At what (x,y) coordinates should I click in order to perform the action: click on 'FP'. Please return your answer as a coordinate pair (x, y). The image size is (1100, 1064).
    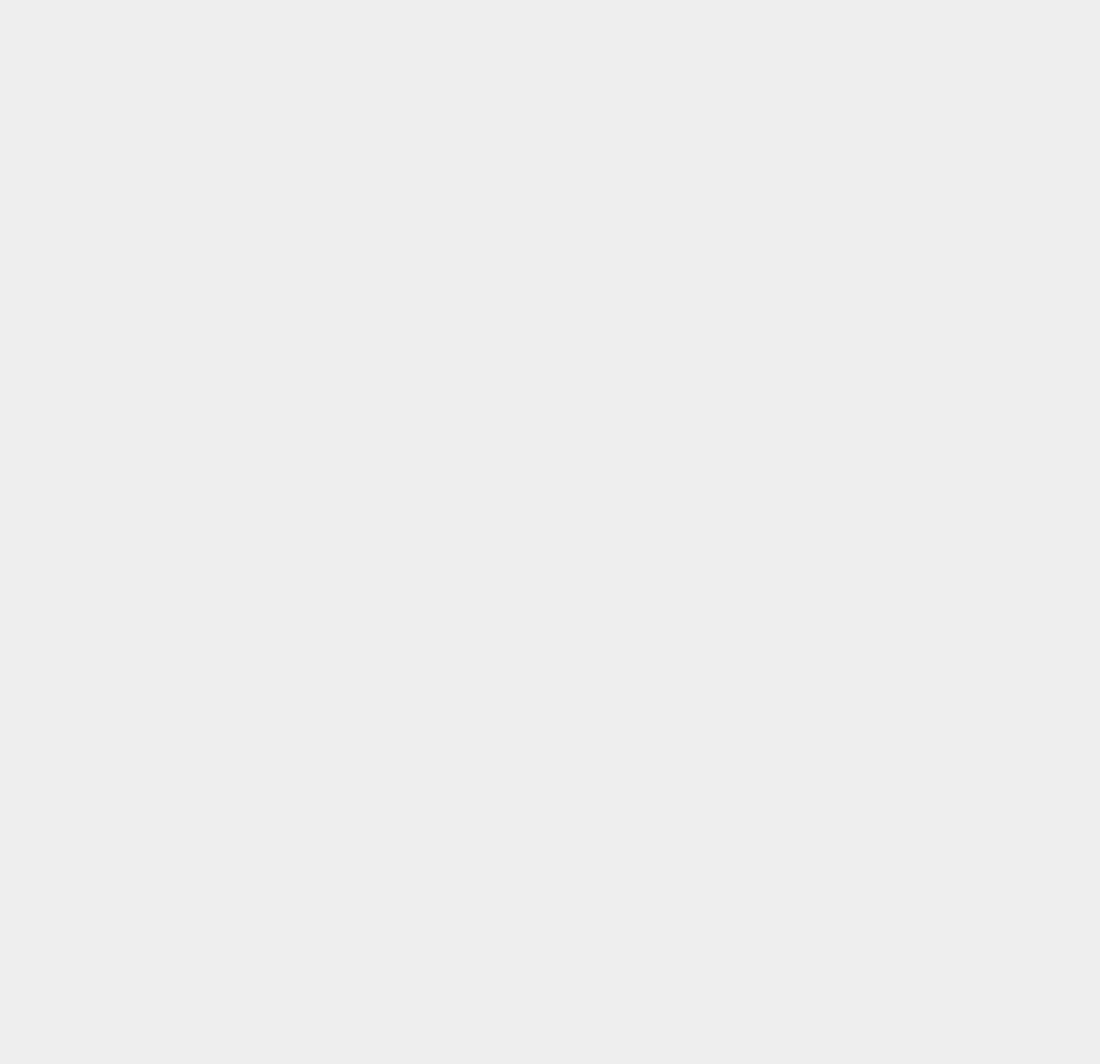
    Looking at the image, I should click on (786, 673).